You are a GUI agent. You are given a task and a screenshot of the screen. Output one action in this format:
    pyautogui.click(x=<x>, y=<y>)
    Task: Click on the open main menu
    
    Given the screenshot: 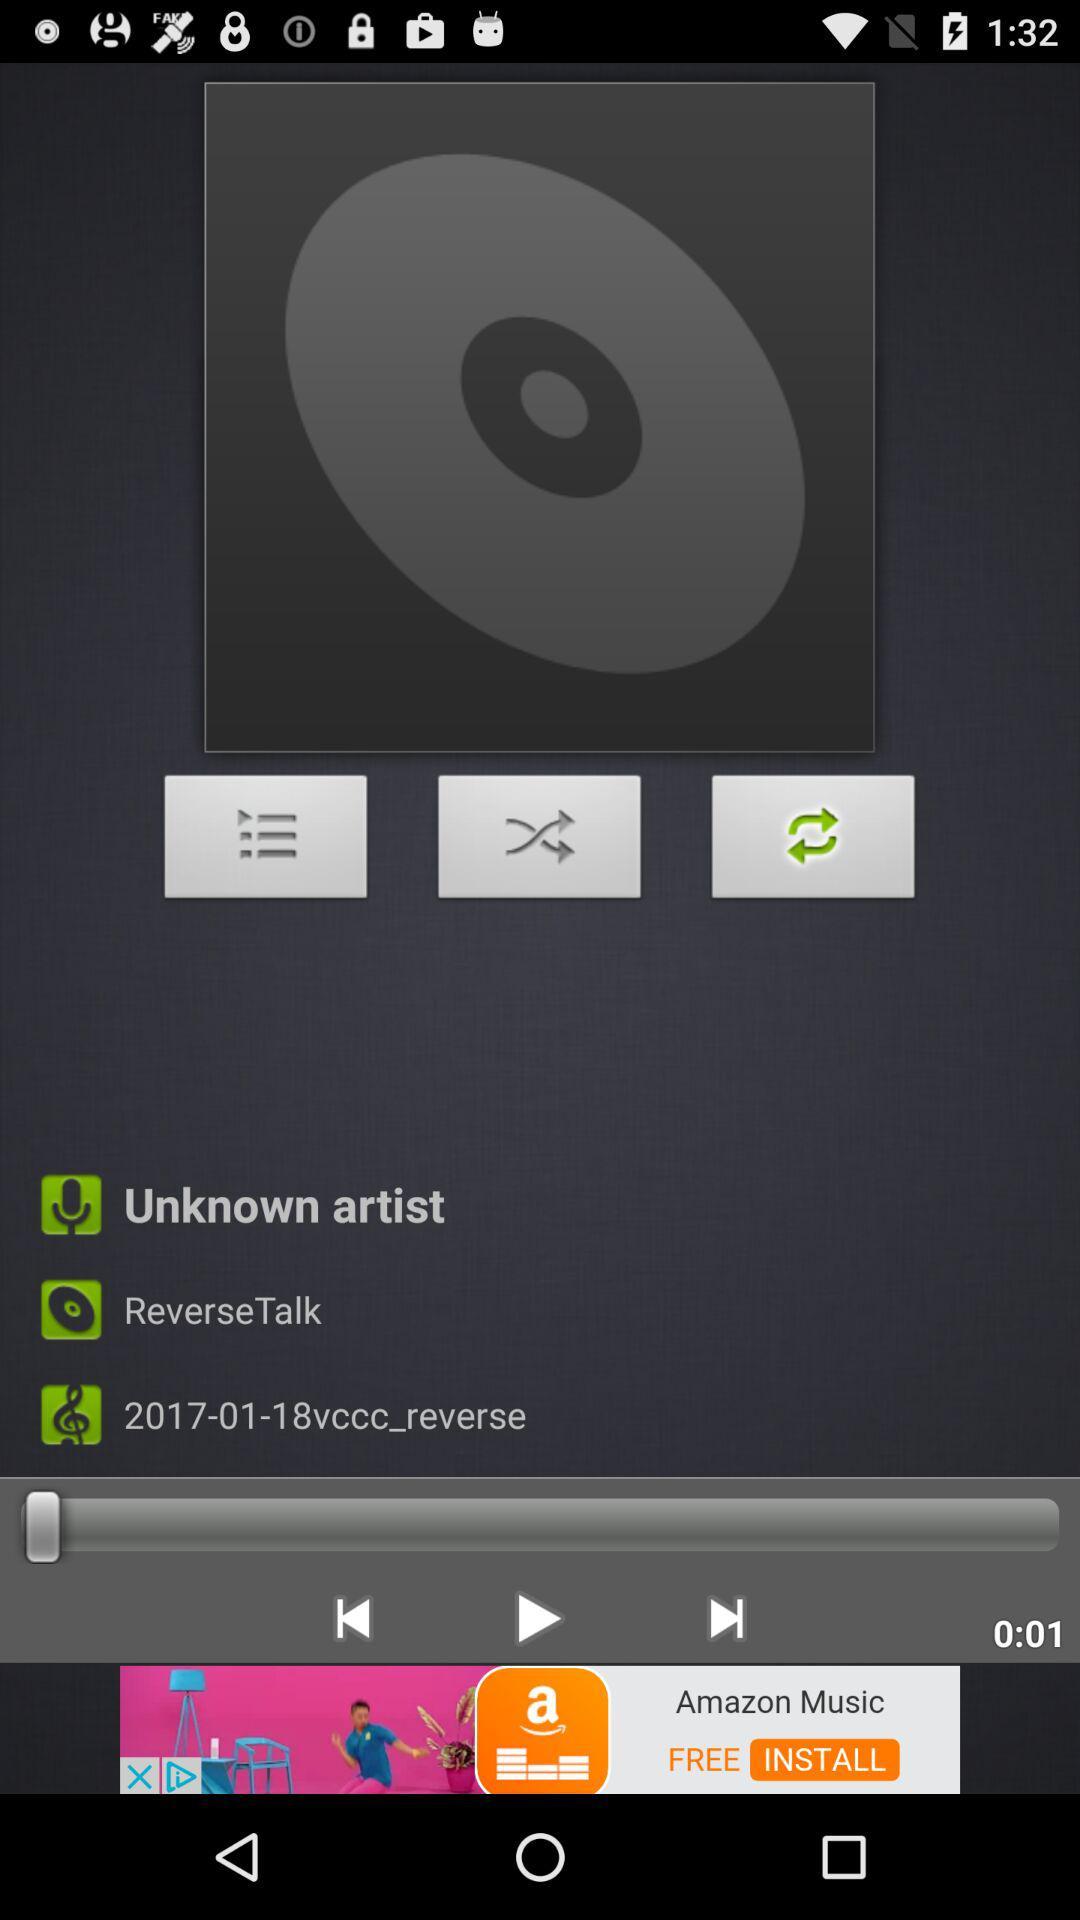 What is the action you would take?
    pyautogui.click(x=265, y=842)
    